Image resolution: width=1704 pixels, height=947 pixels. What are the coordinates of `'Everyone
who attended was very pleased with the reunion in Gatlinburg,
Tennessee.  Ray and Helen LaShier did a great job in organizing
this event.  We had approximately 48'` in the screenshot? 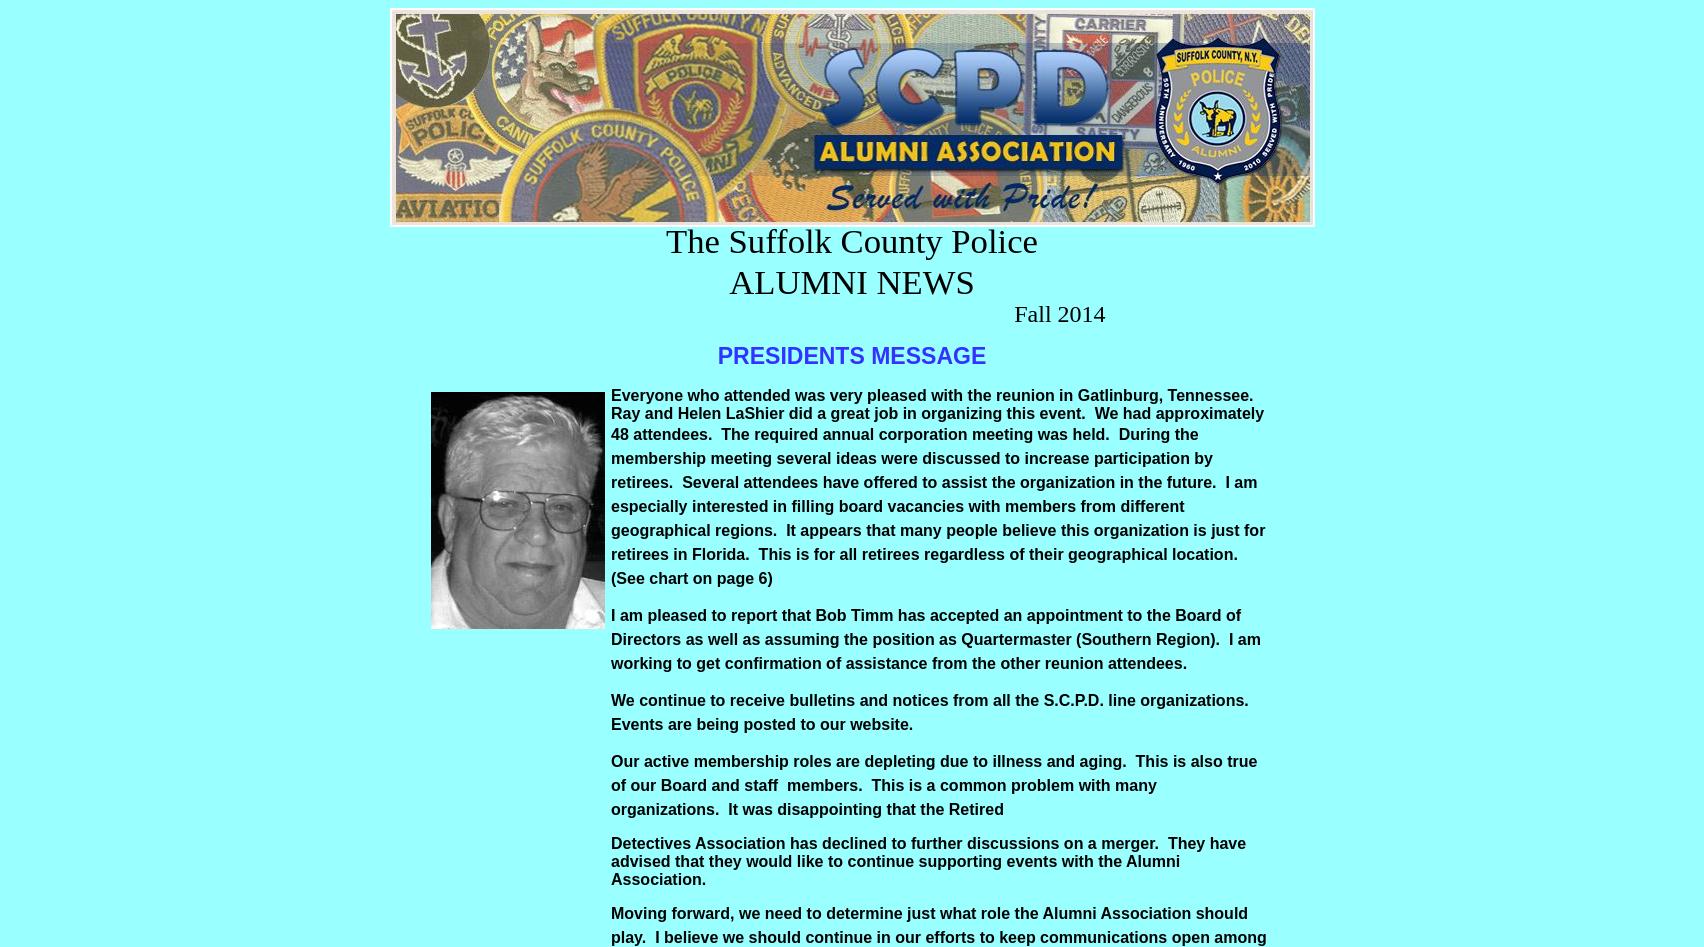 It's located at (937, 414).